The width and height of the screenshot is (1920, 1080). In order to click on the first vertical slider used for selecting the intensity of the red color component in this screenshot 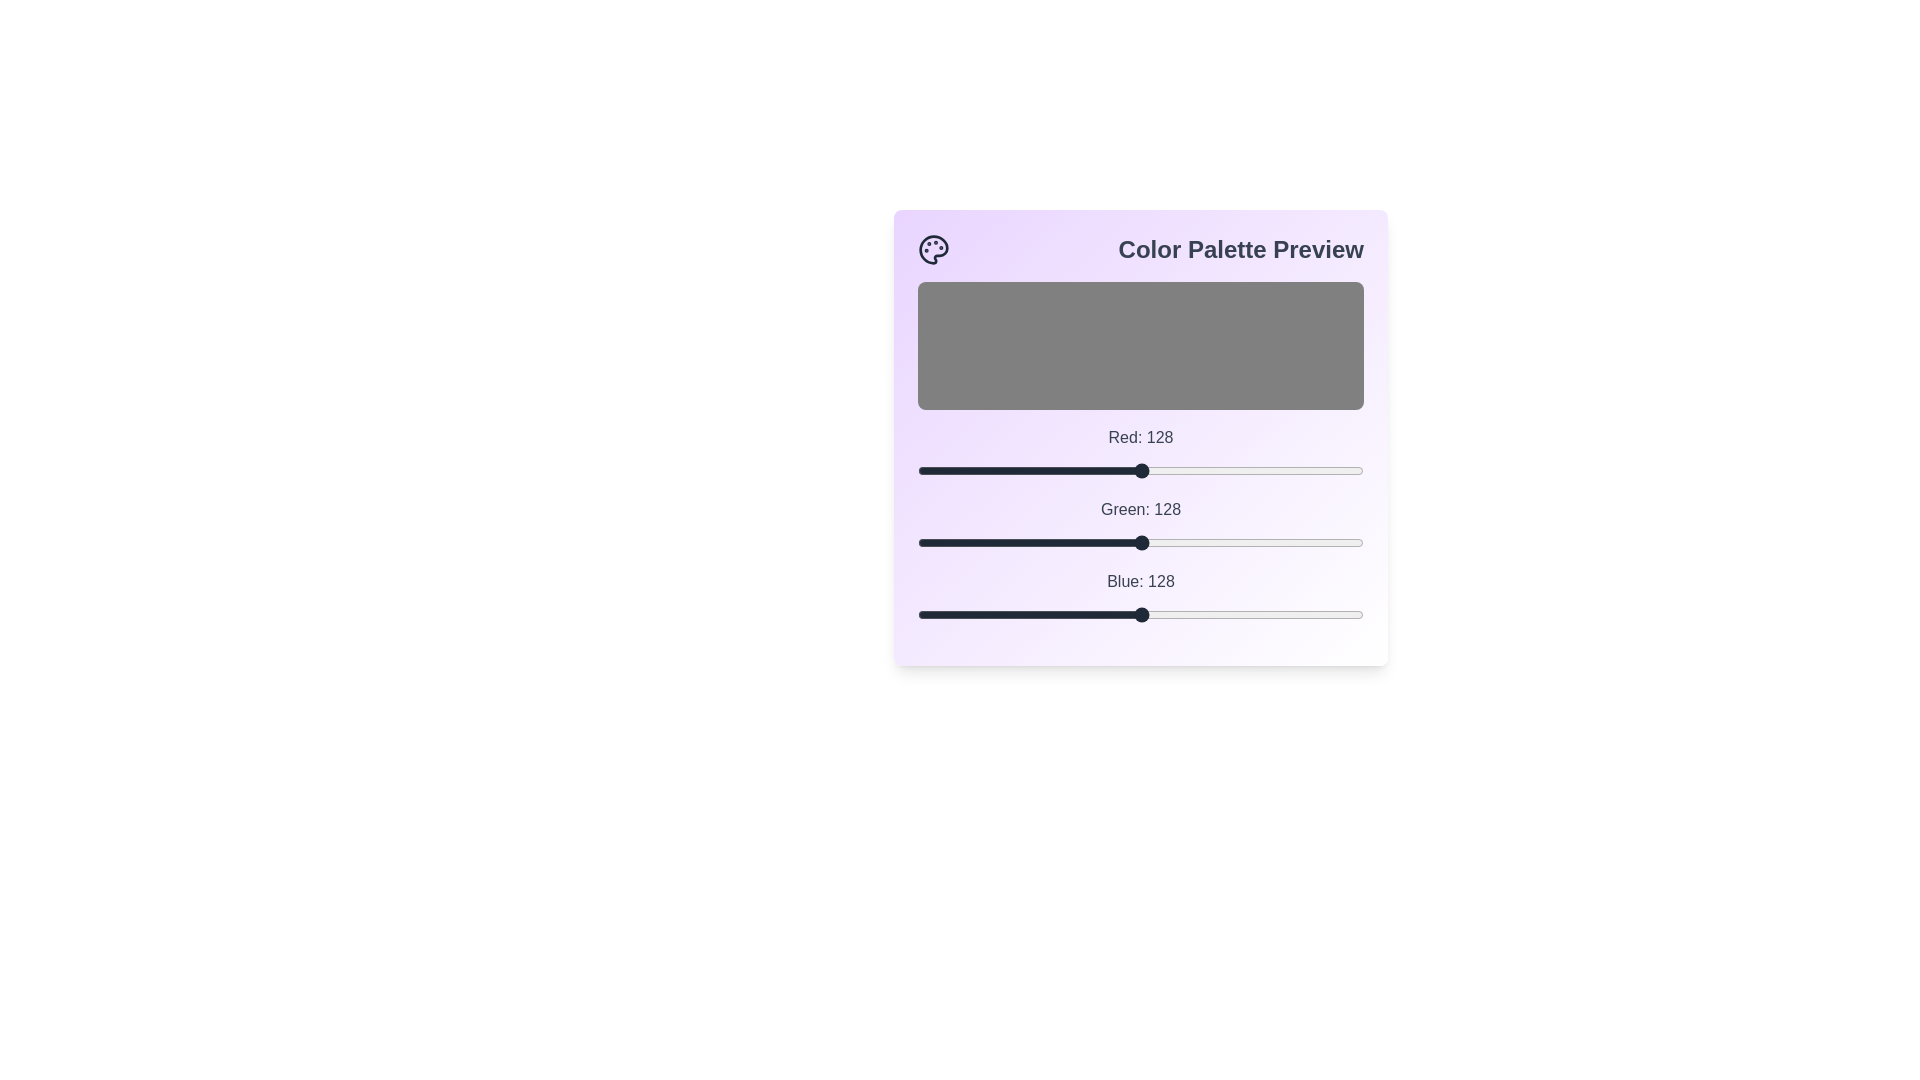, I will do `click(1141, 470)`.